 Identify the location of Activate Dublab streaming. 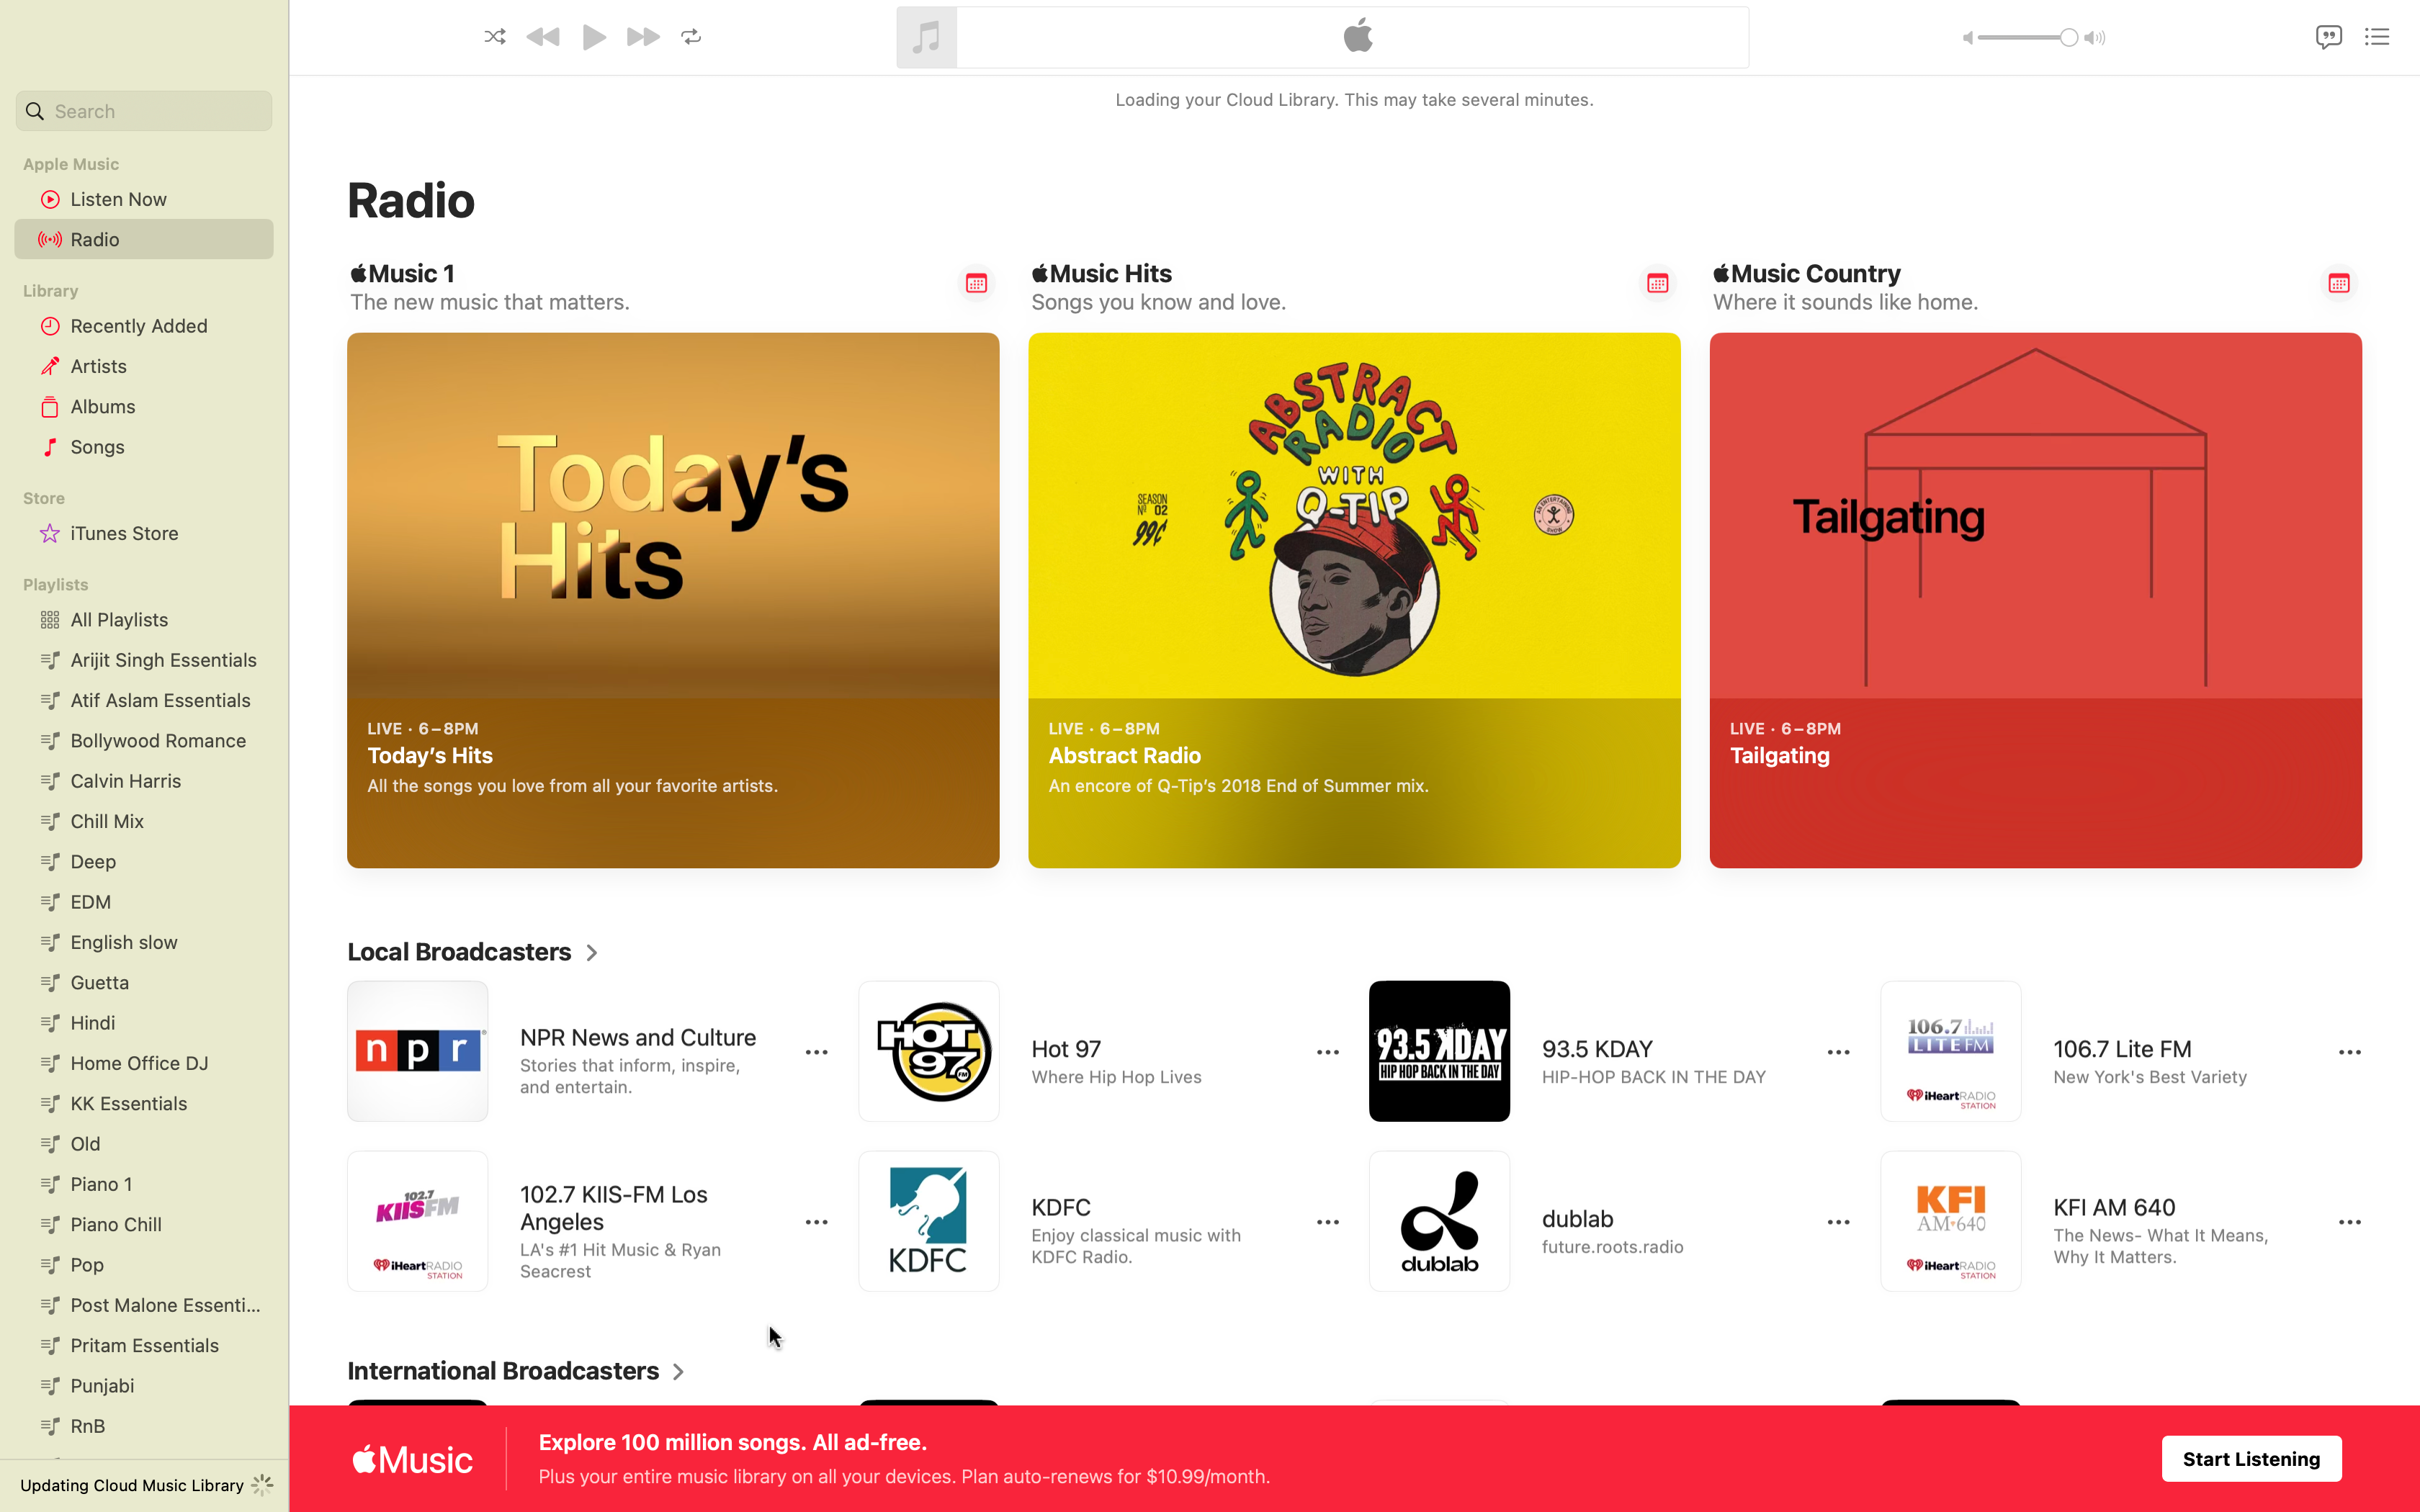
(1592, 1221).